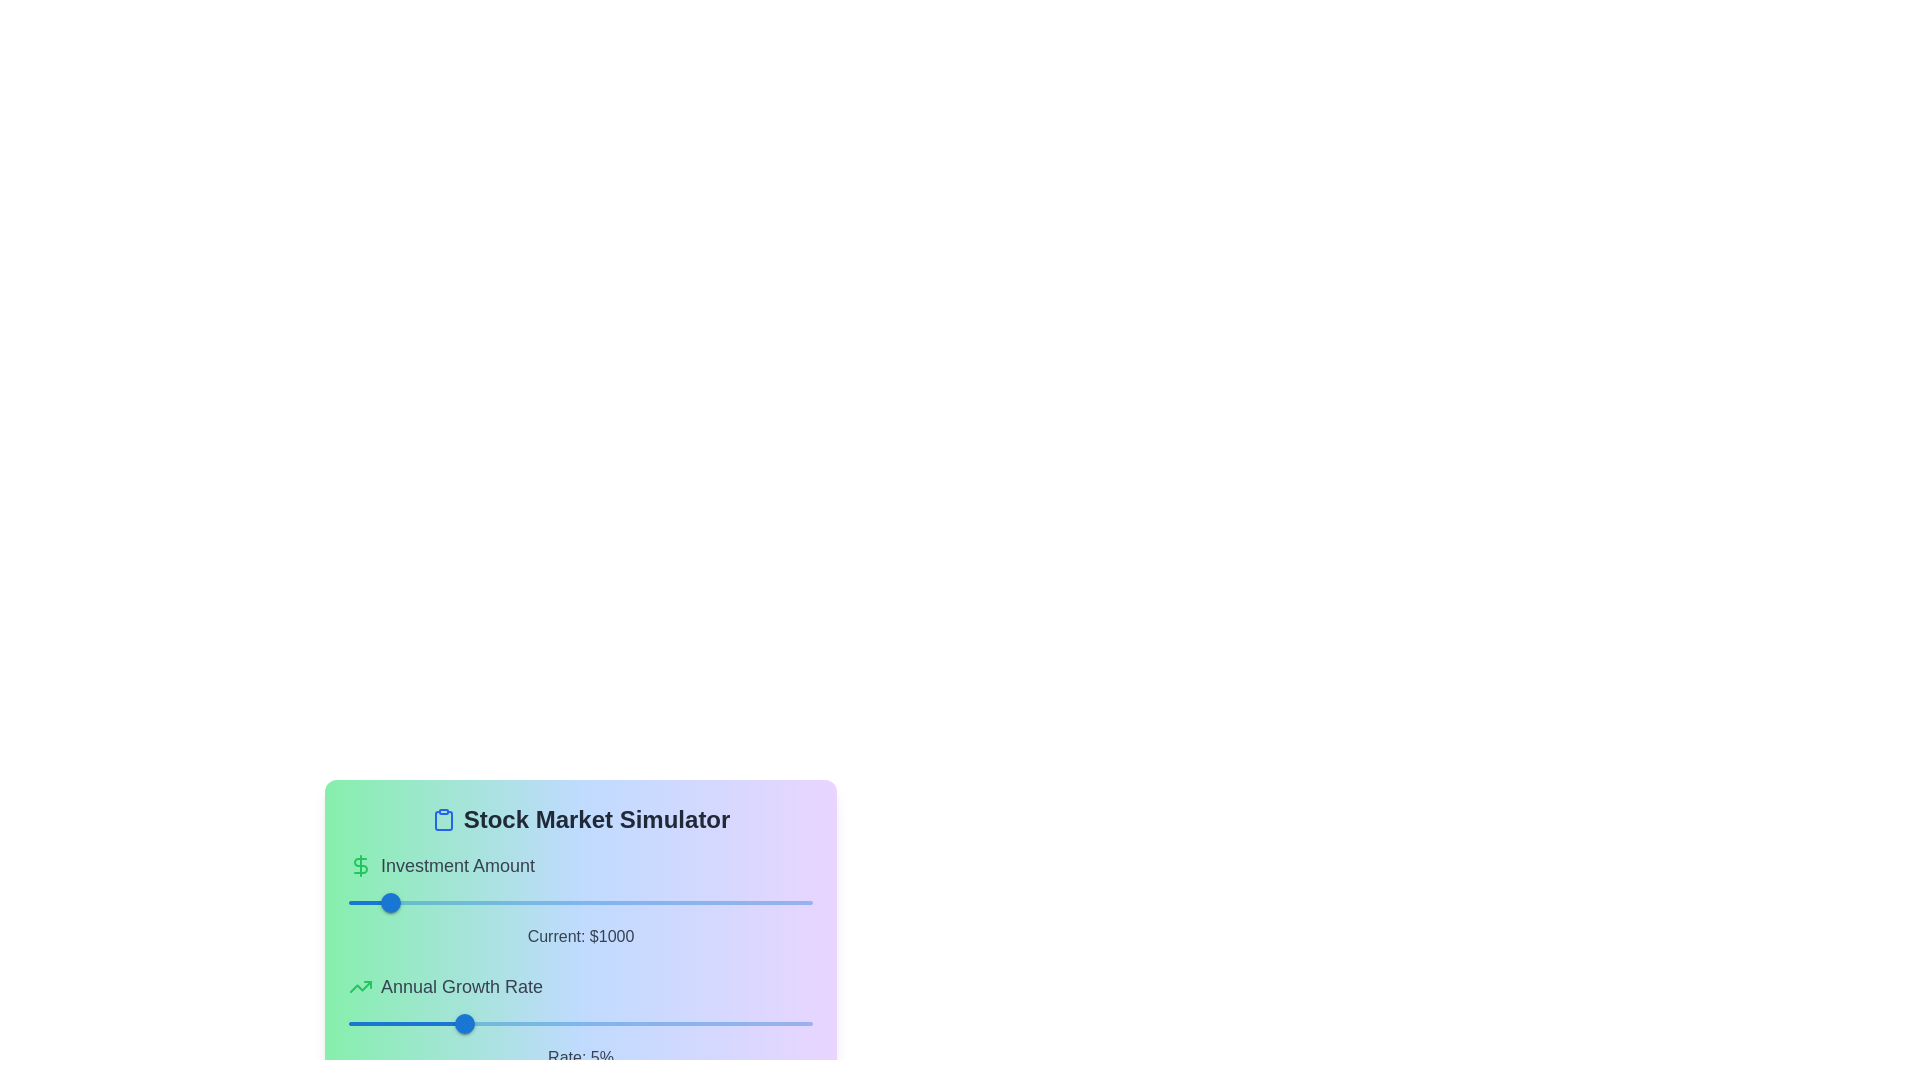  Describe the element at coordinates (488, 1023) in the screenshot. I see `the annual growth rate` at that location.